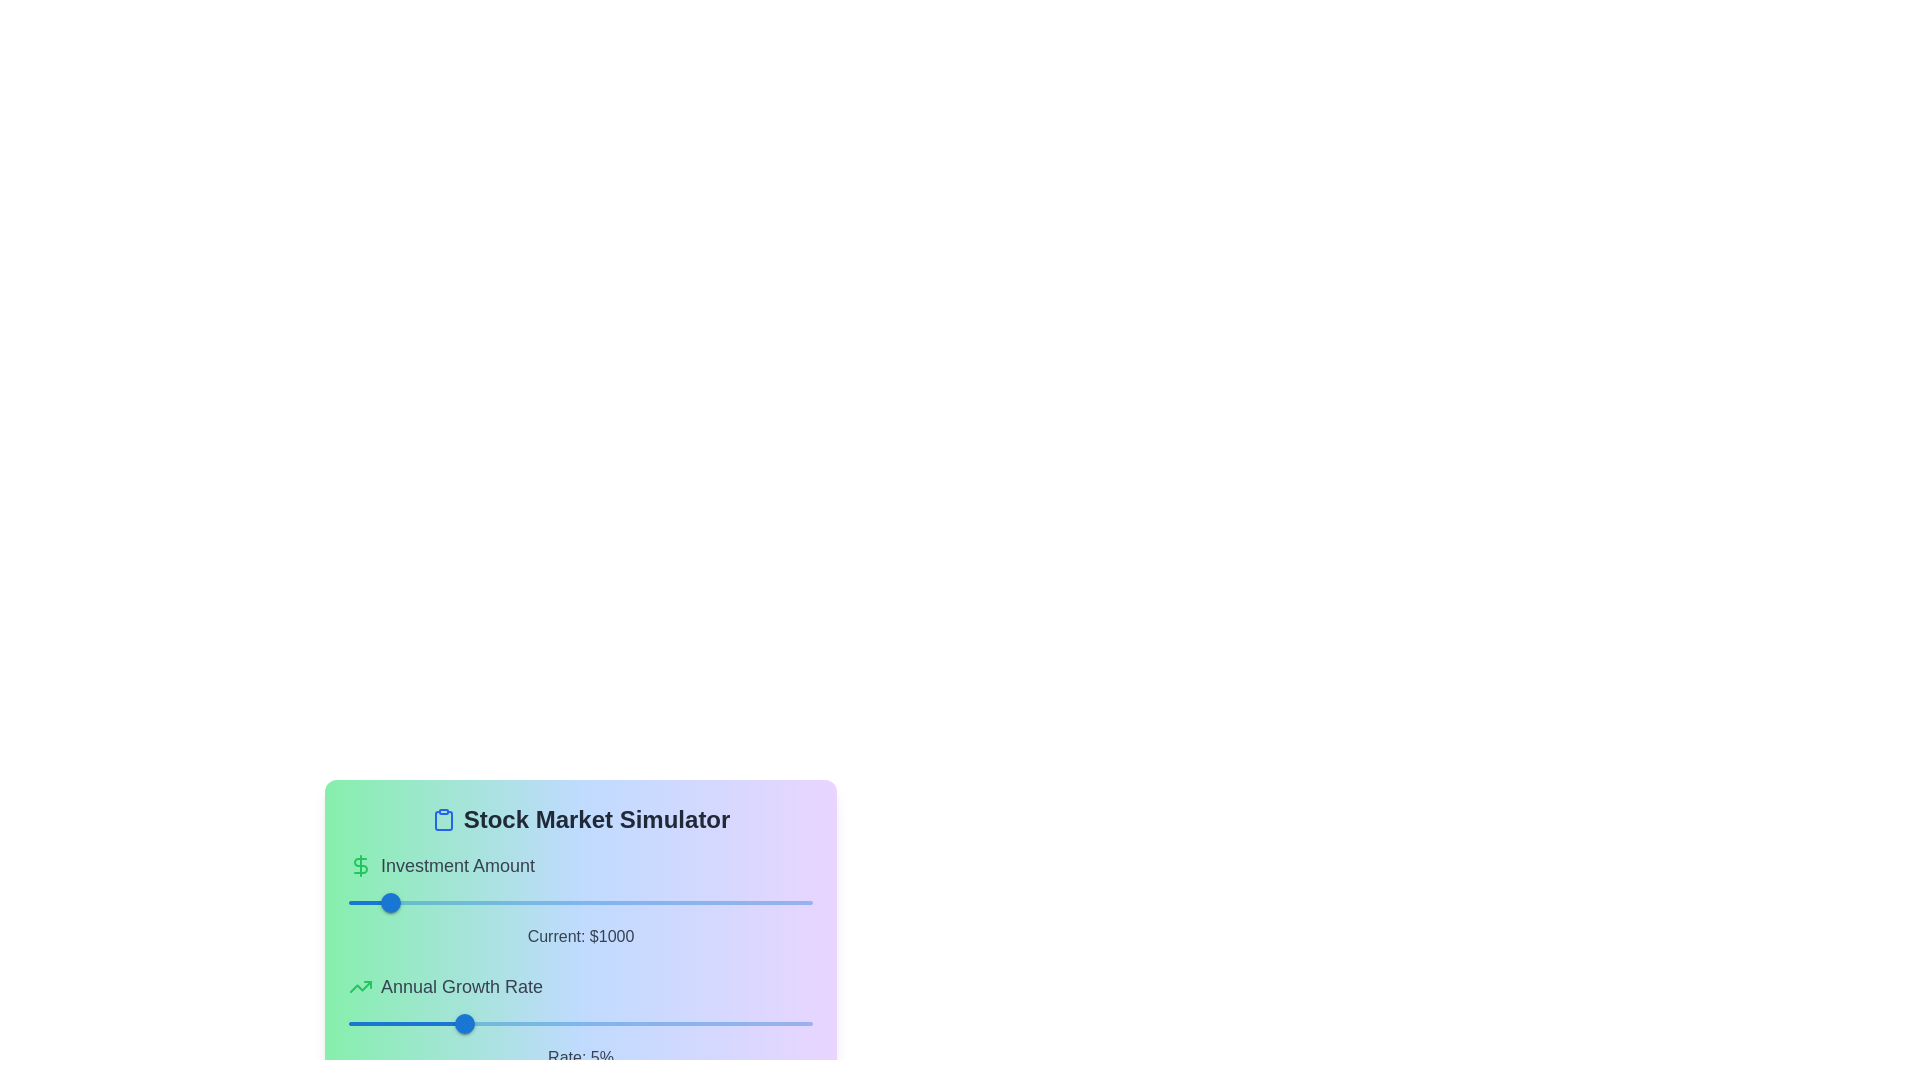  Describe the element at coordinates (488, 1023) in the screenshot. I see `the annual growth rate` at that location.